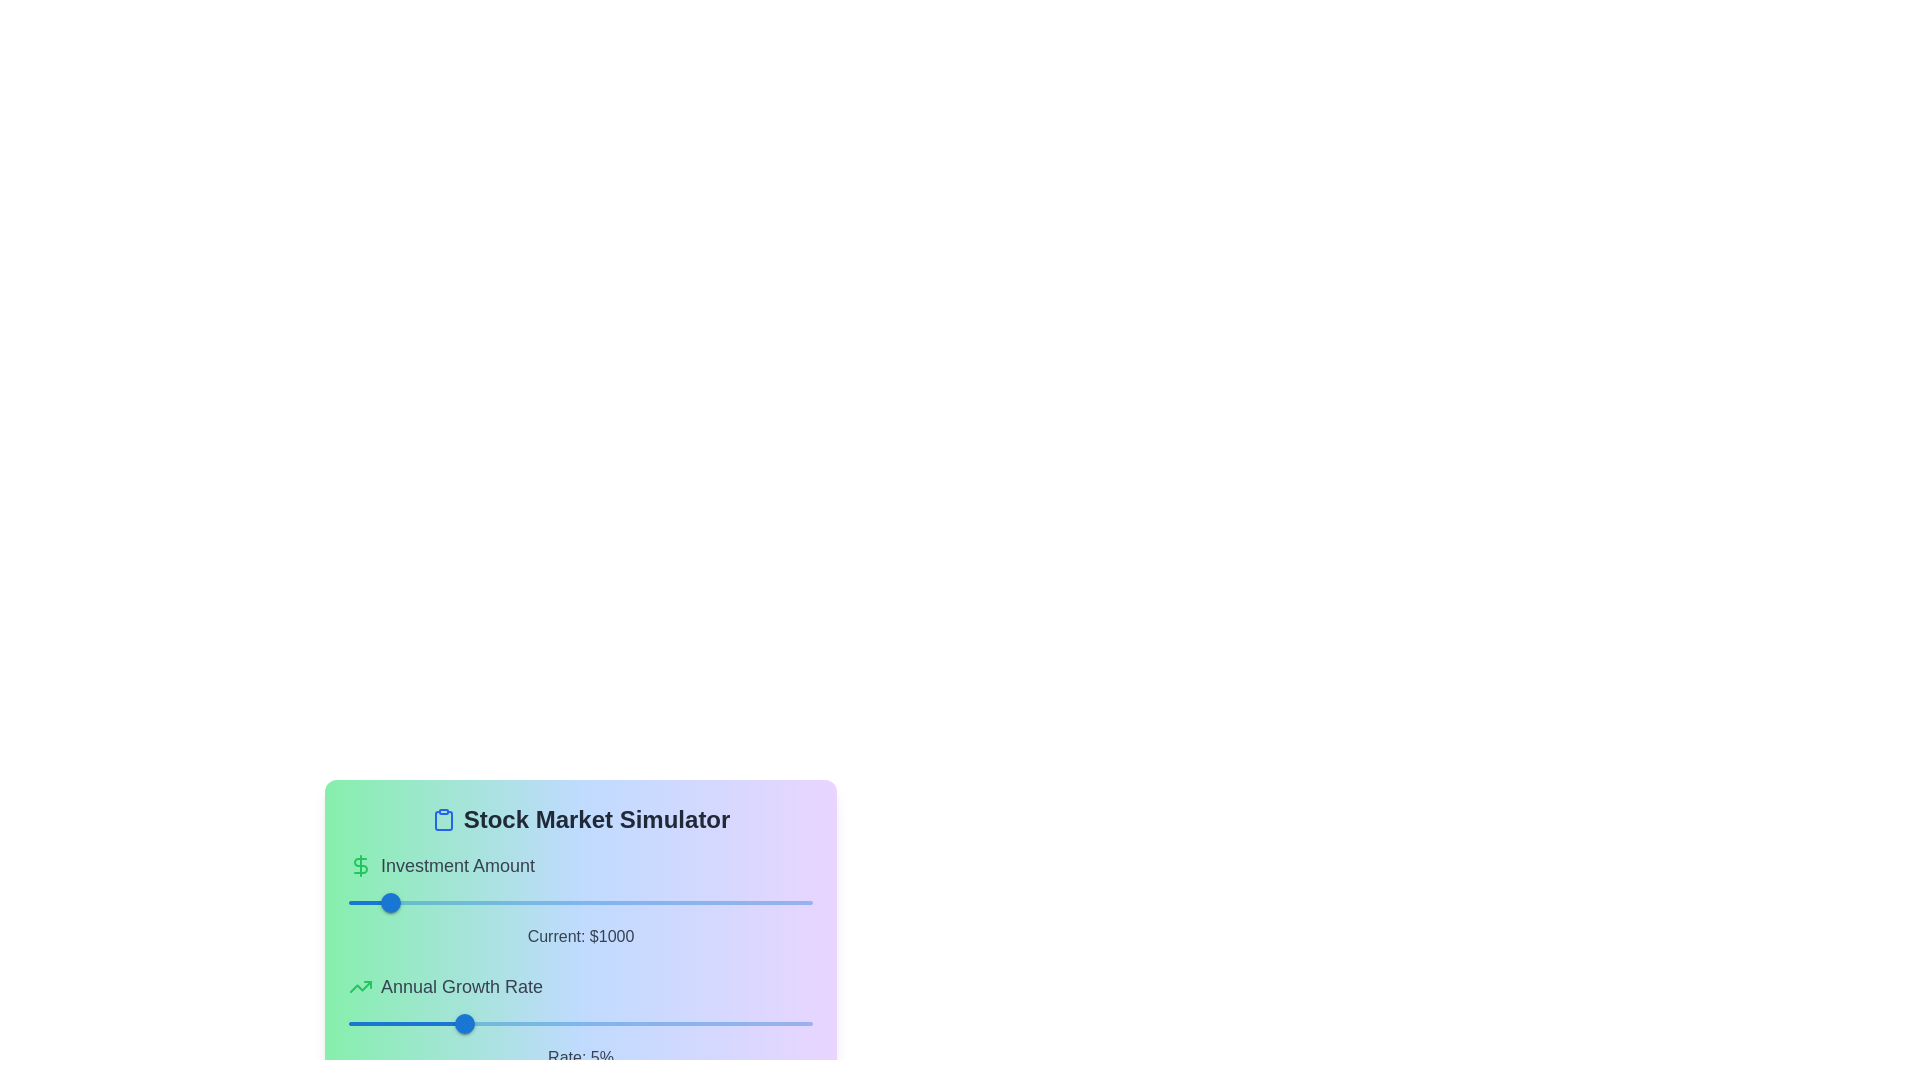  Describe the element at coordinates (488, 1023) in the screenshot. I see `the annual growth rate` at that location.